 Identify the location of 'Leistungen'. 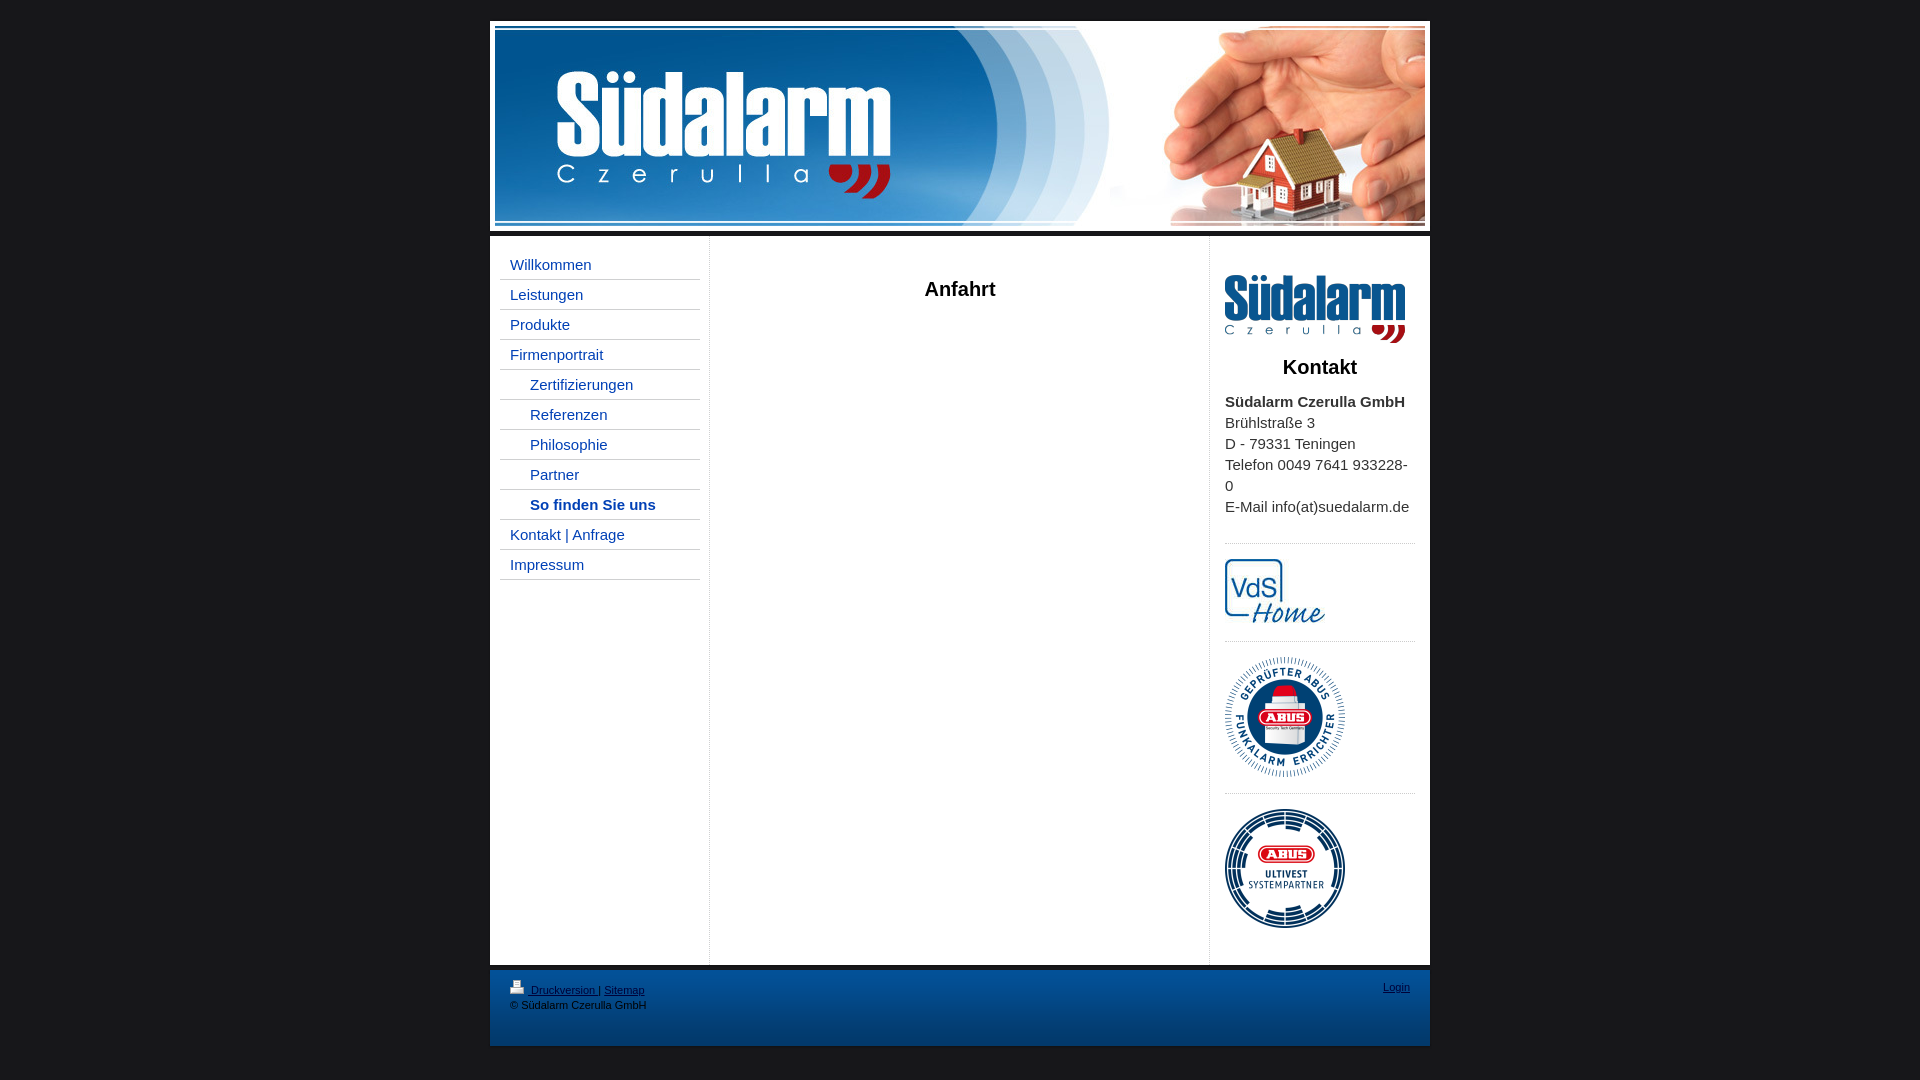
(499, 294).